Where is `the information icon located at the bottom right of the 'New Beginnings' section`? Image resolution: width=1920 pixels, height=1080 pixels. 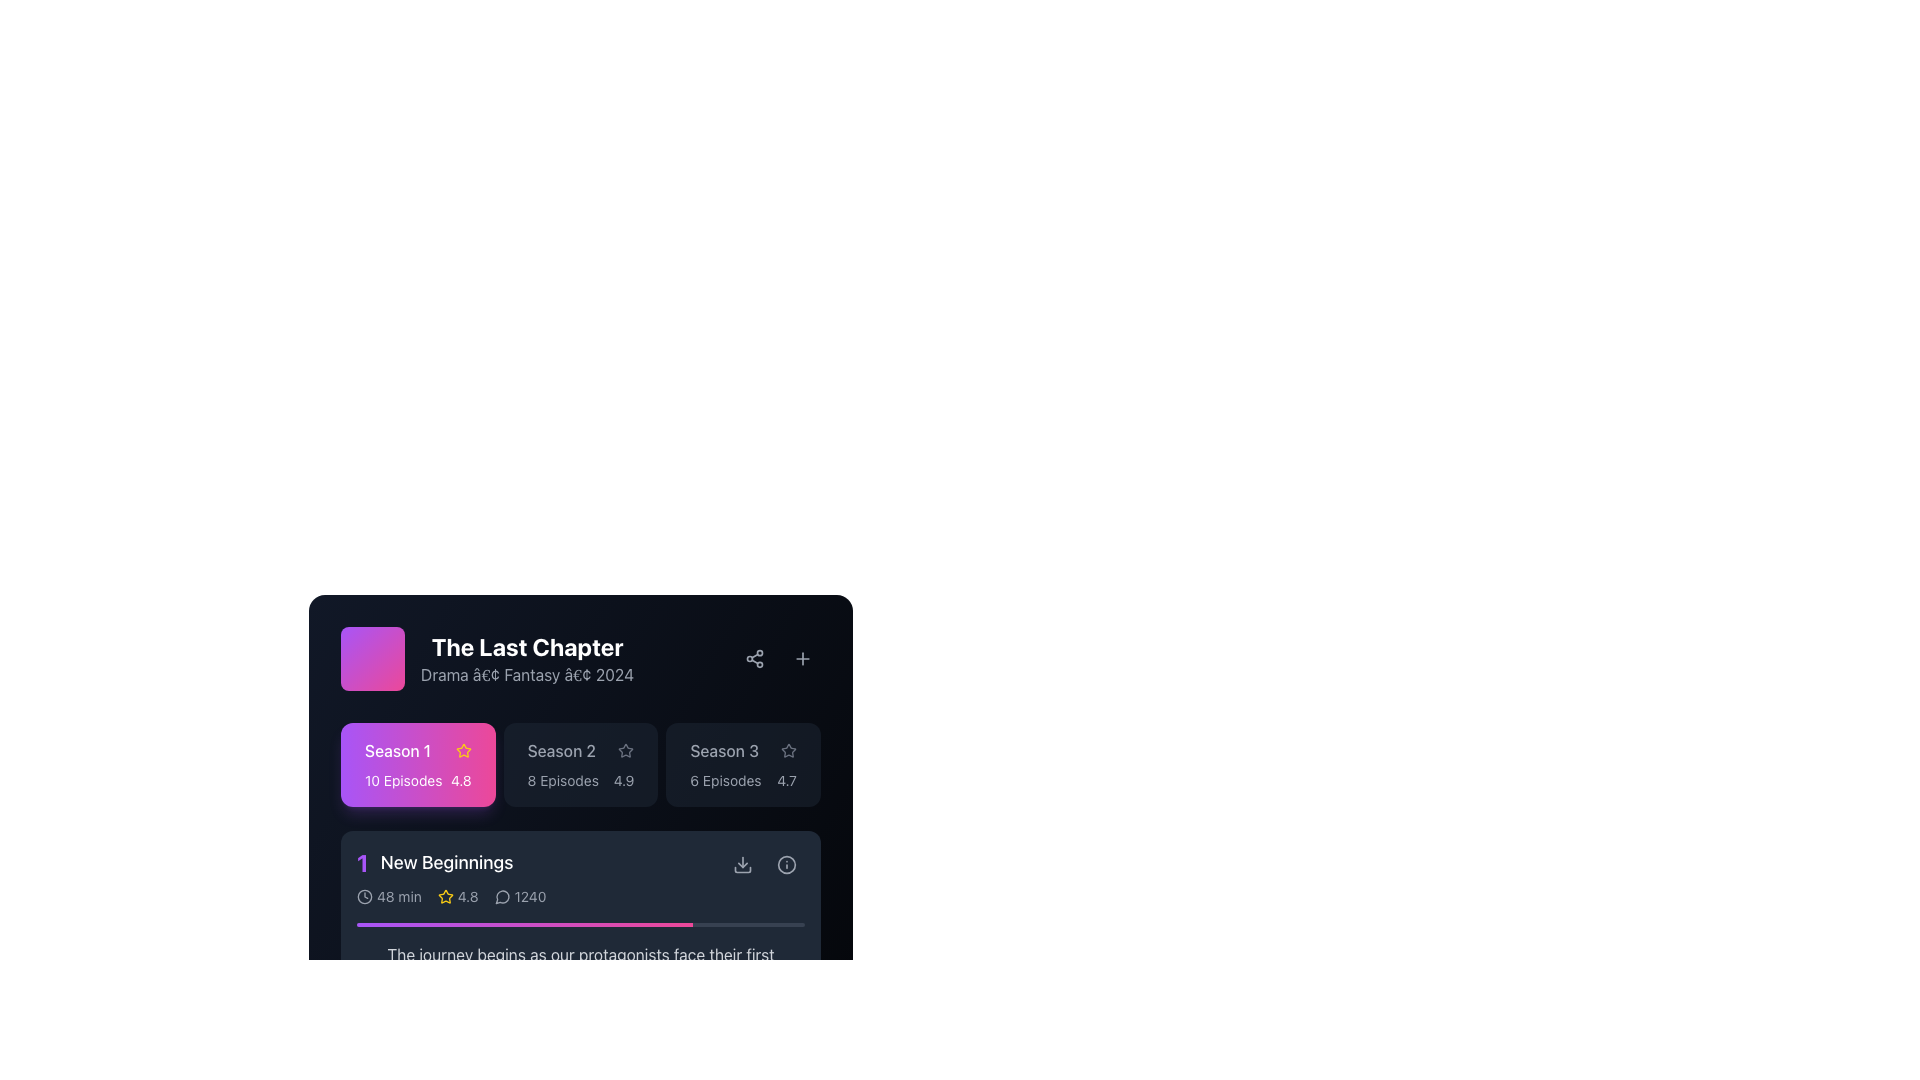 the information icon located at the bottom right of the 'New Beginnings' section is located at coordinates (786, 863).